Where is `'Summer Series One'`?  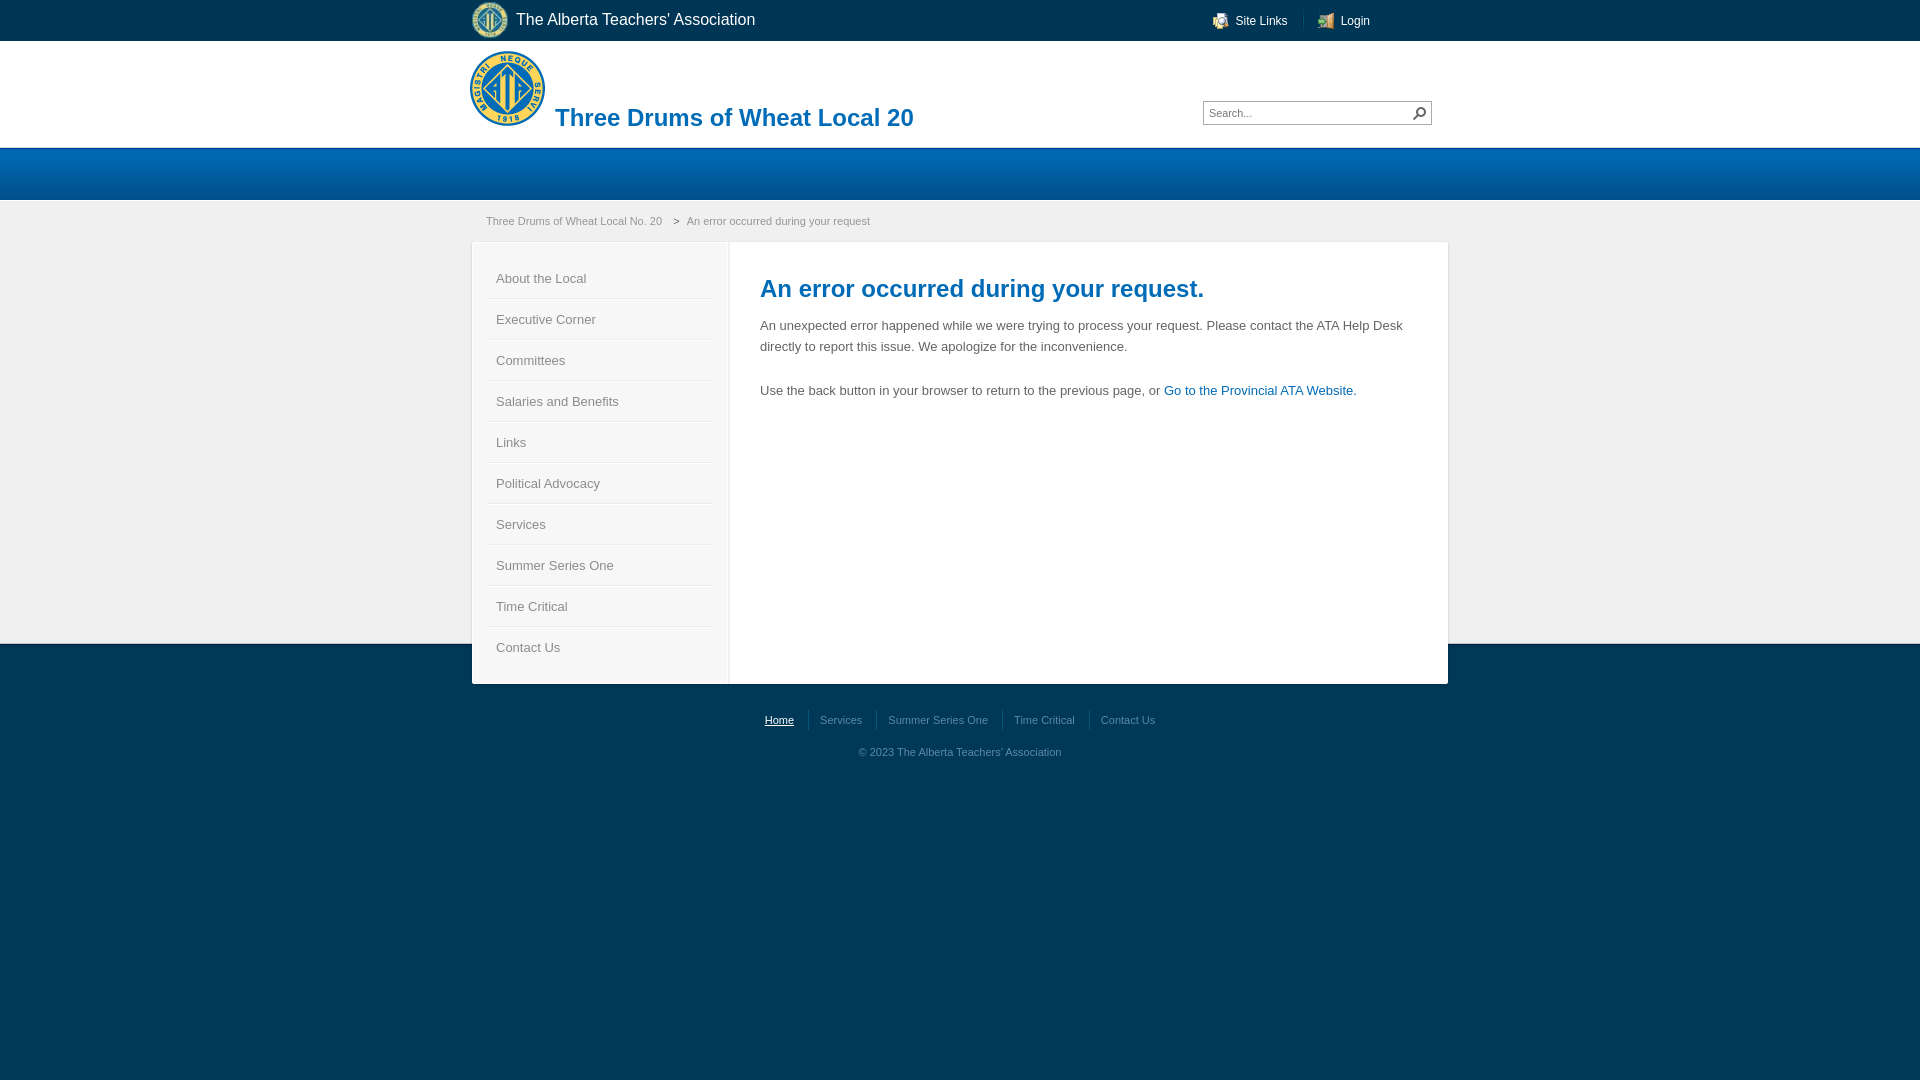 'Summer Series One' is located at coordinates (936, 720).